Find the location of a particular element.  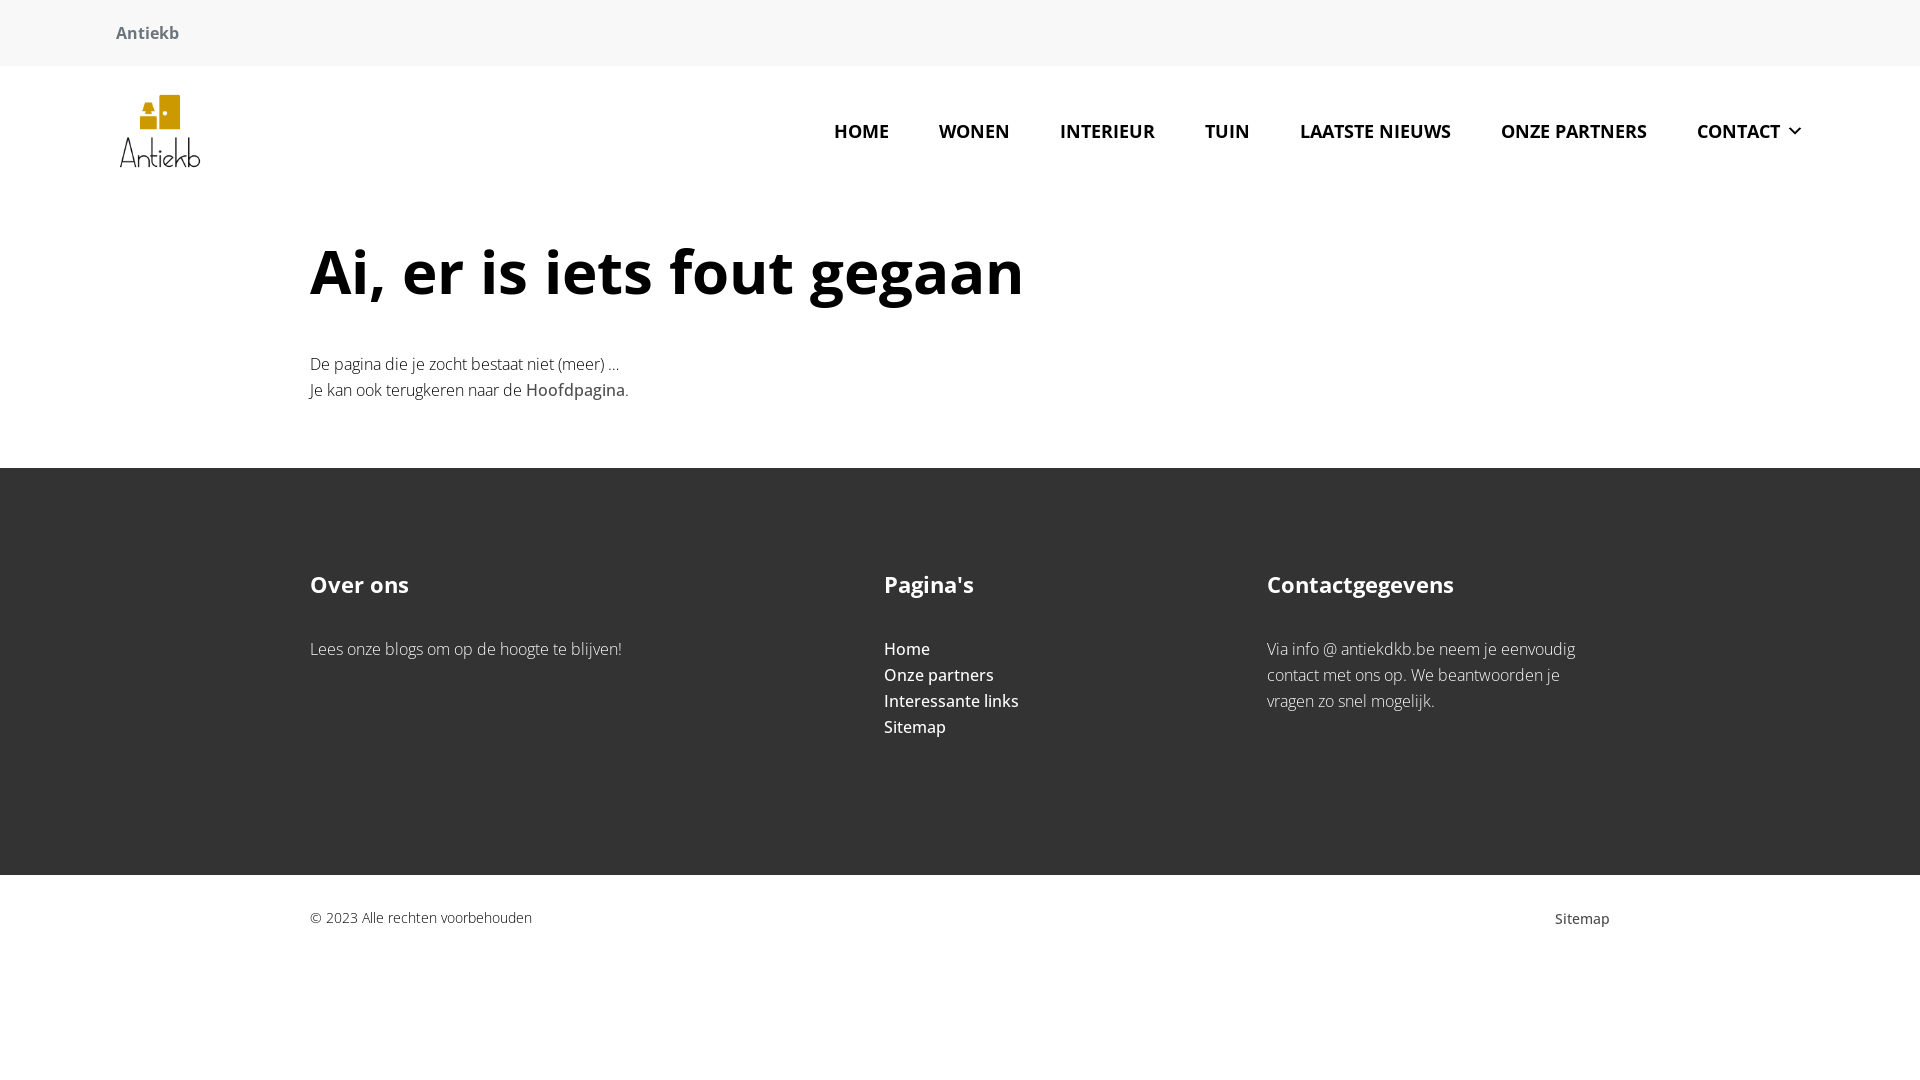

'INTERIEUR' is located at coordinates (1106, 131).